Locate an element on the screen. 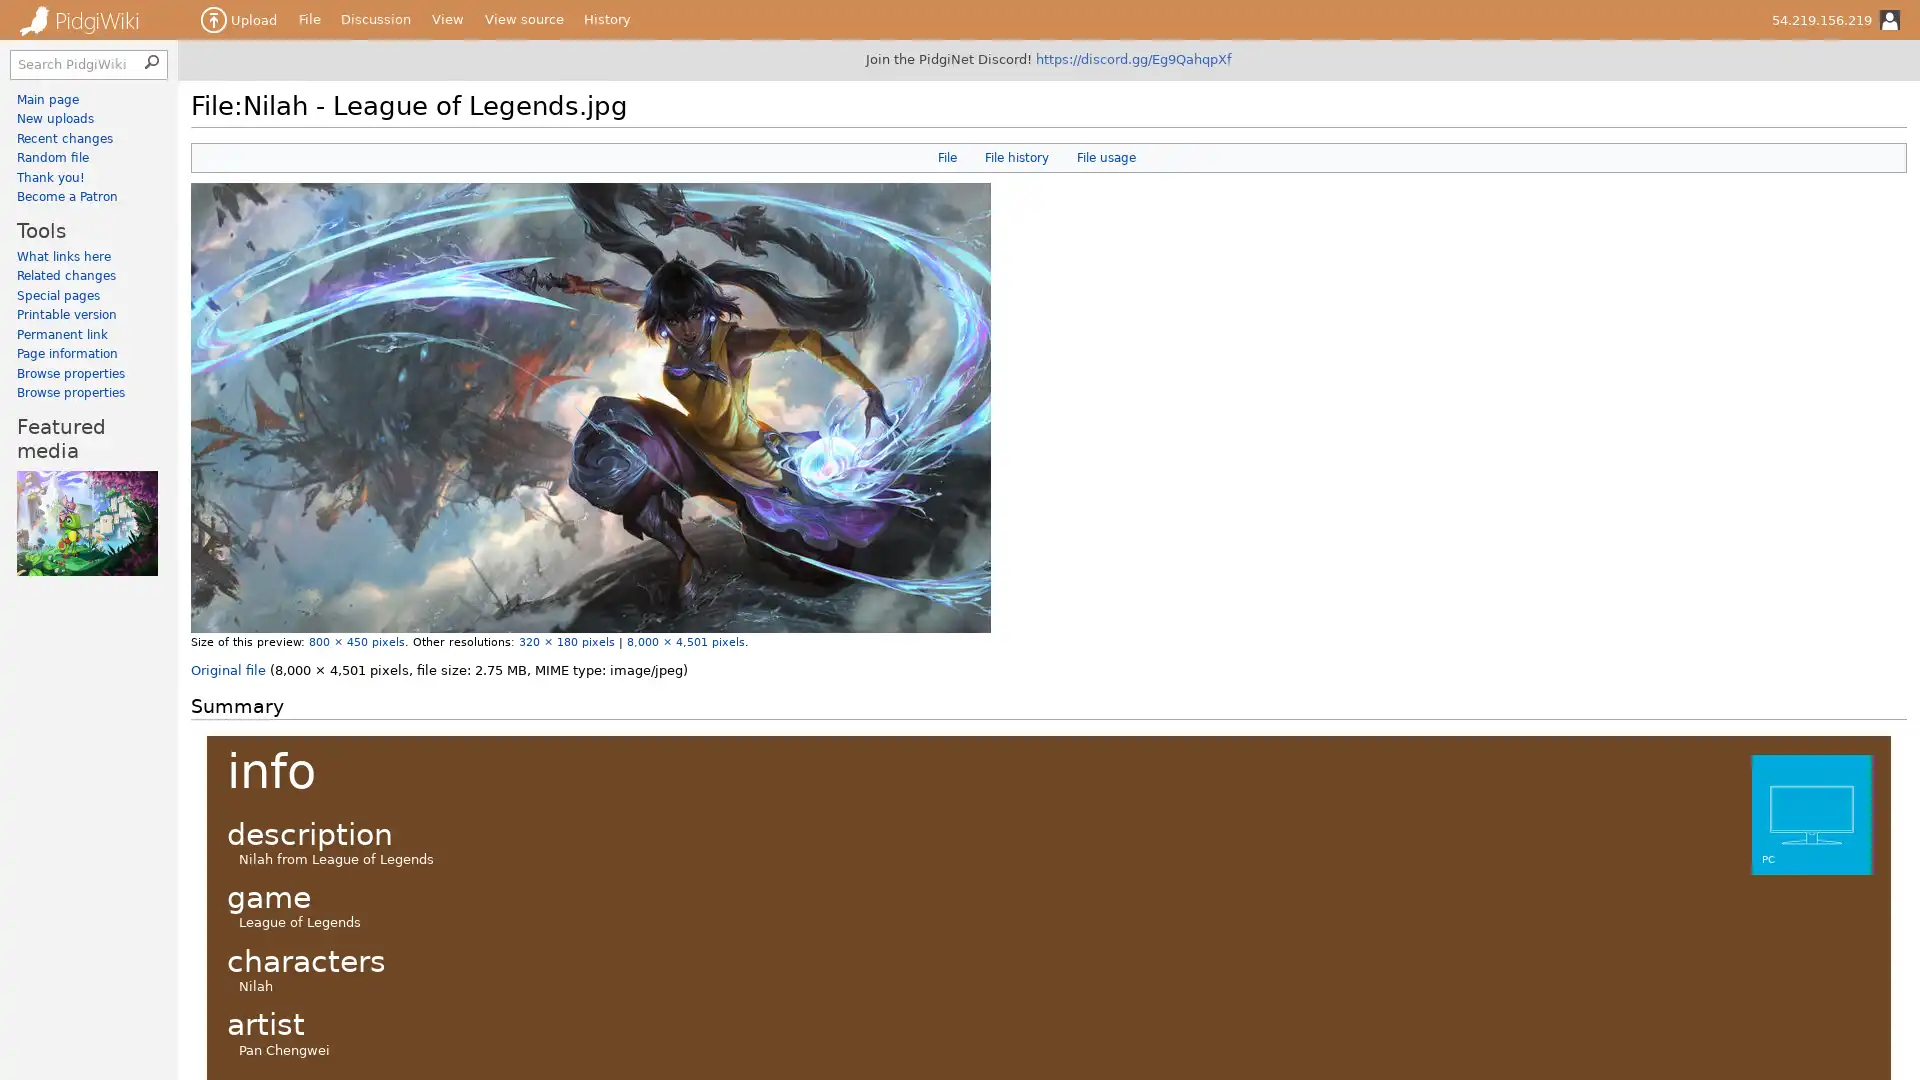  Search is located at coordinates (153, 59).